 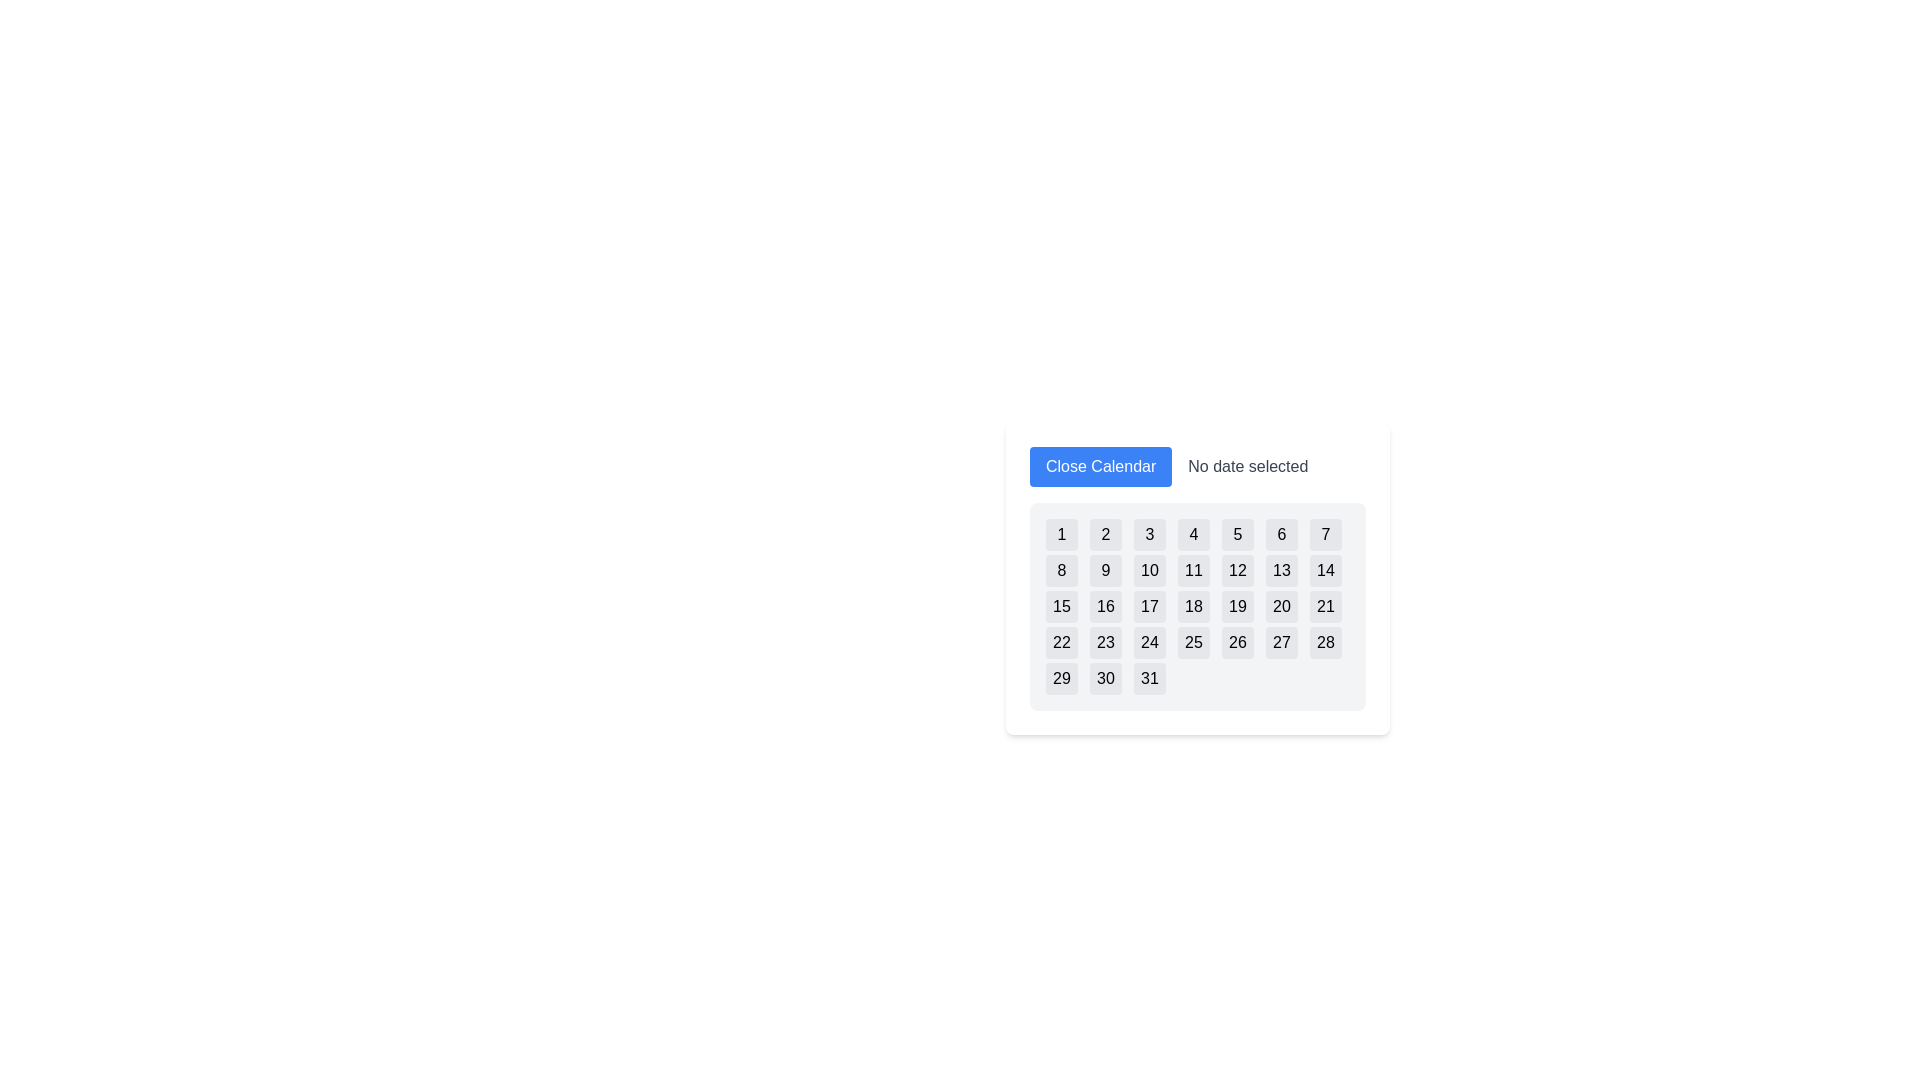 What do you see at coordinates (1060, 677) in the screenshot?
I see `the button located in the last row of the calendar grid` at bounding box center [1060, 677].